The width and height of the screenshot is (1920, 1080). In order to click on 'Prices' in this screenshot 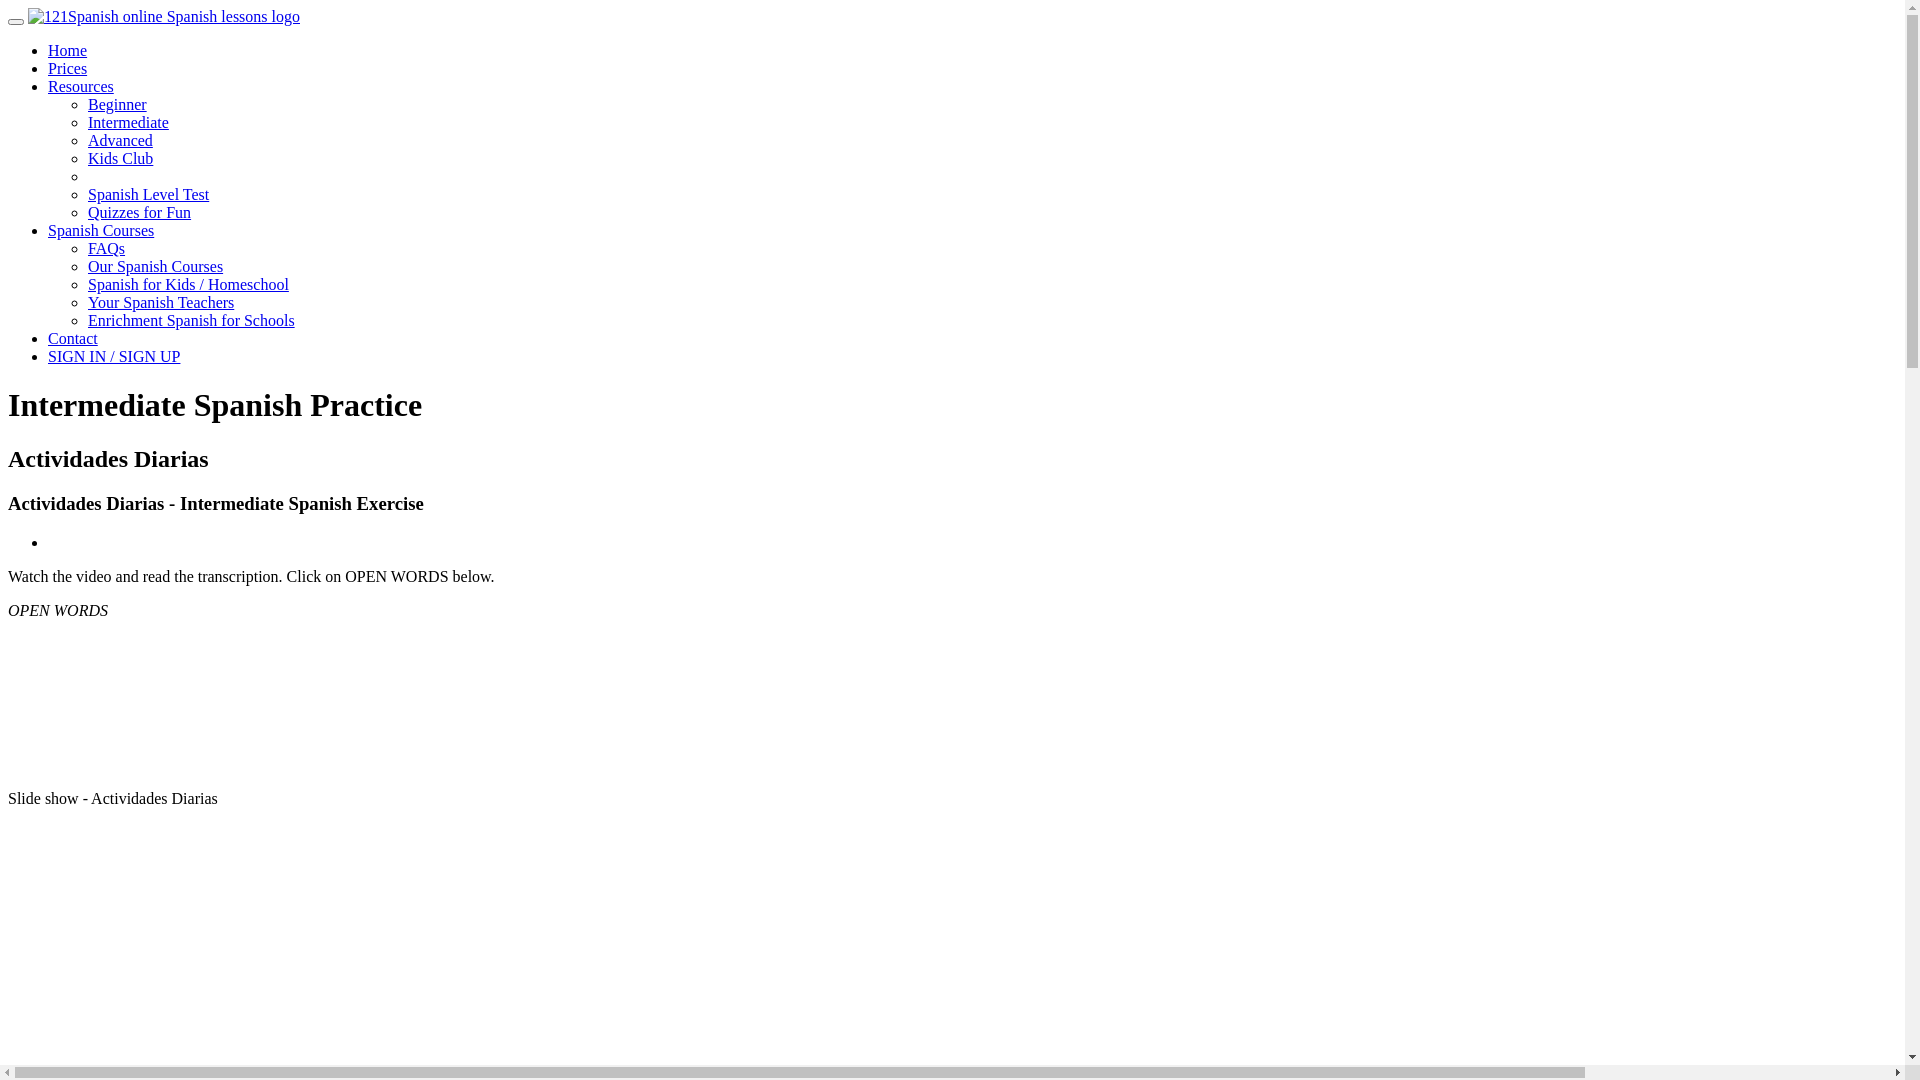, I will do `click(48, 67)`.